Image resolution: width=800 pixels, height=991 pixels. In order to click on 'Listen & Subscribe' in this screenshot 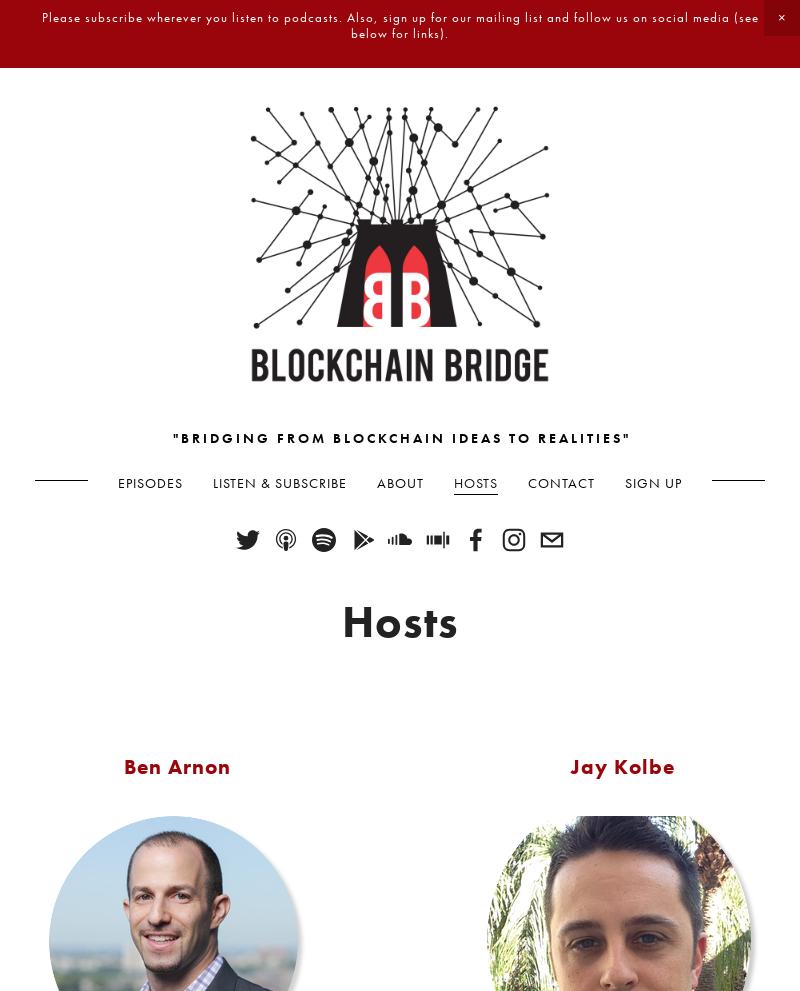, I will do `click(280, 481)`.